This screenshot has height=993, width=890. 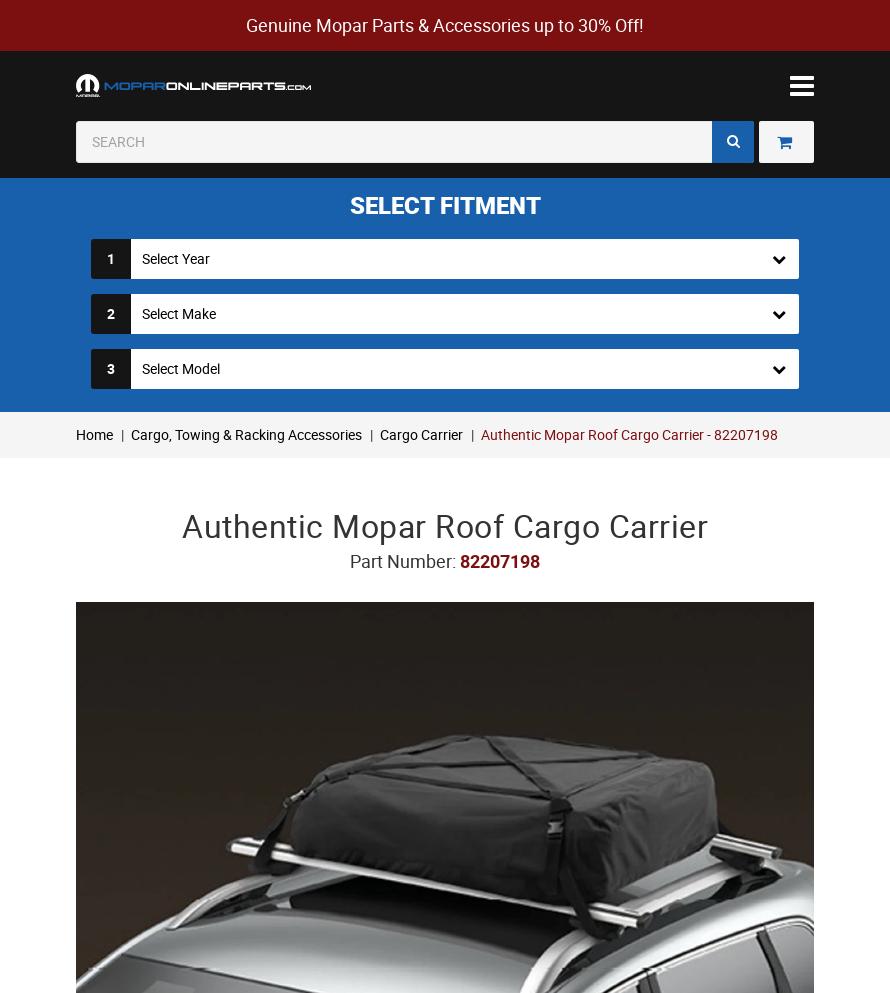 I want to click on 'Authentic Mopar Roof Cargo Carrier - 82207198', so click(x=629, y=433).